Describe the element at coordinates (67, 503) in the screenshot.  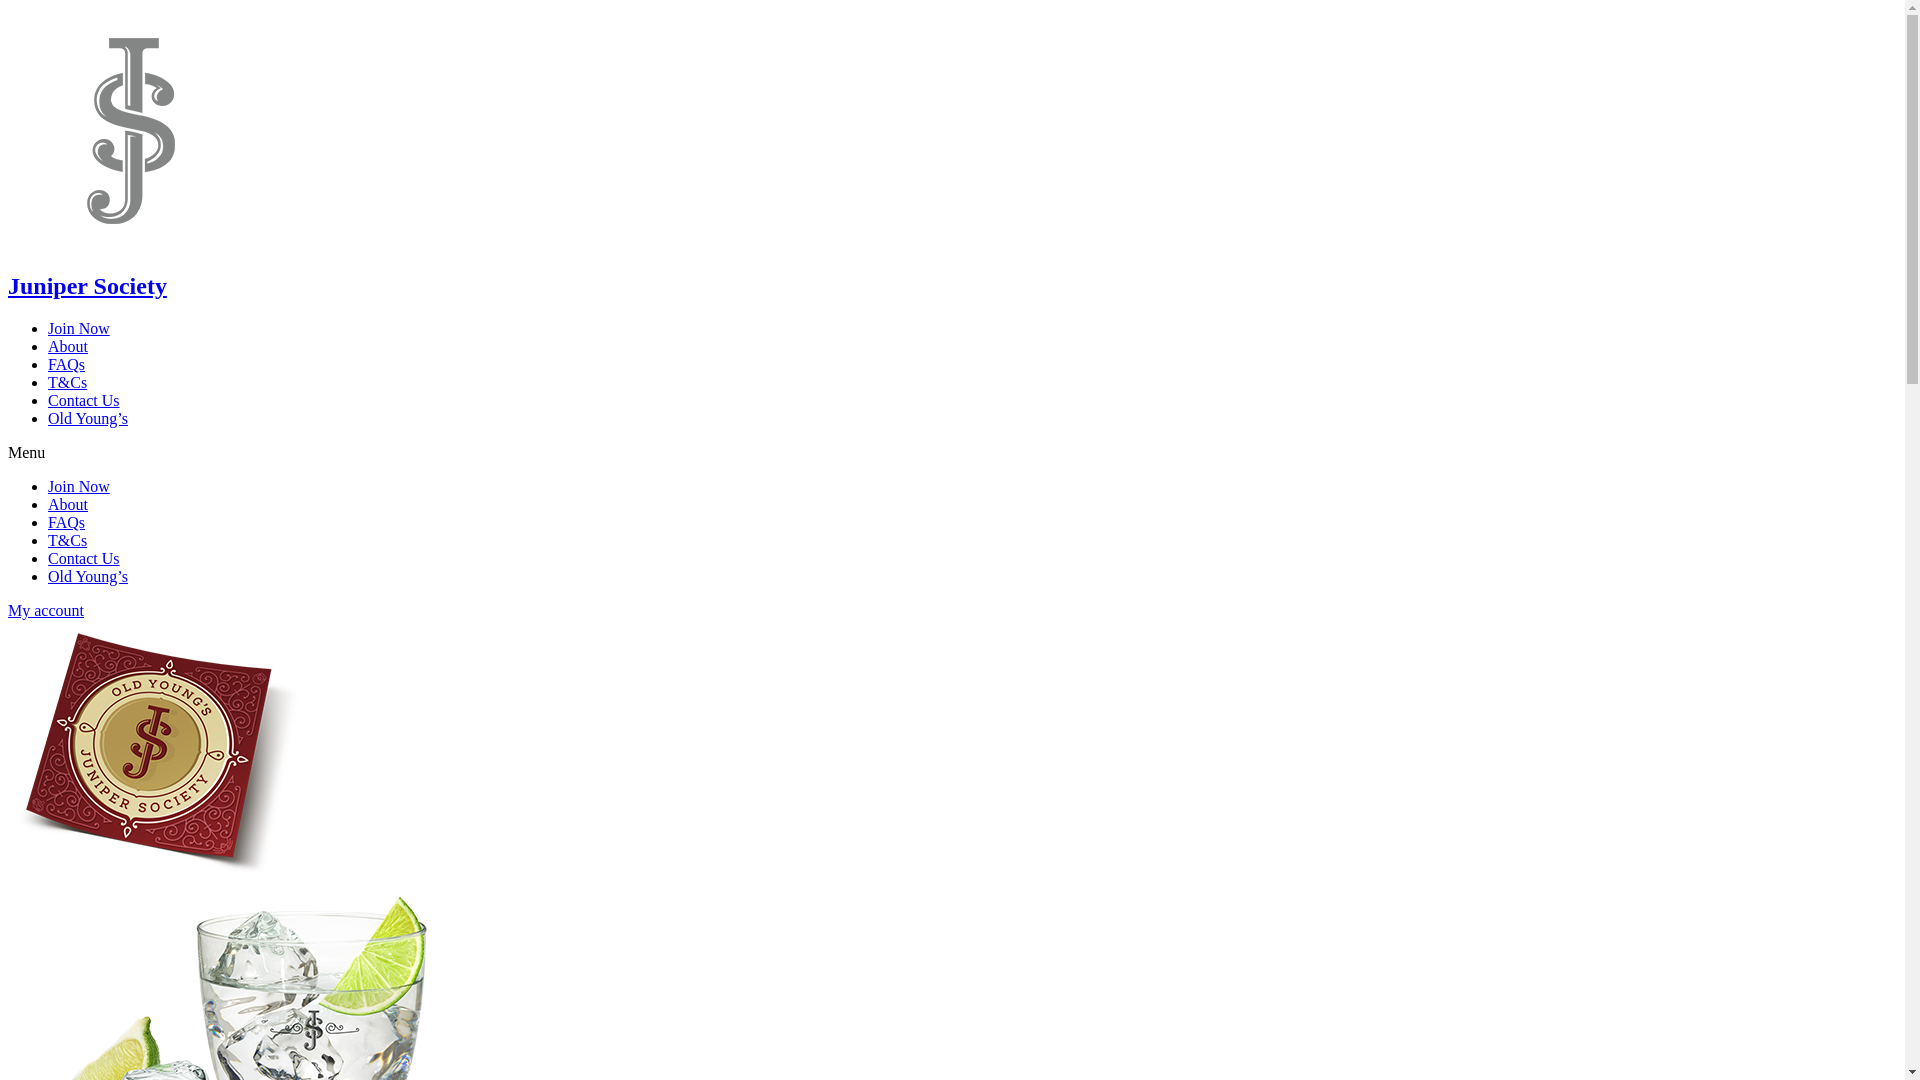
I see `'About'` at that location.